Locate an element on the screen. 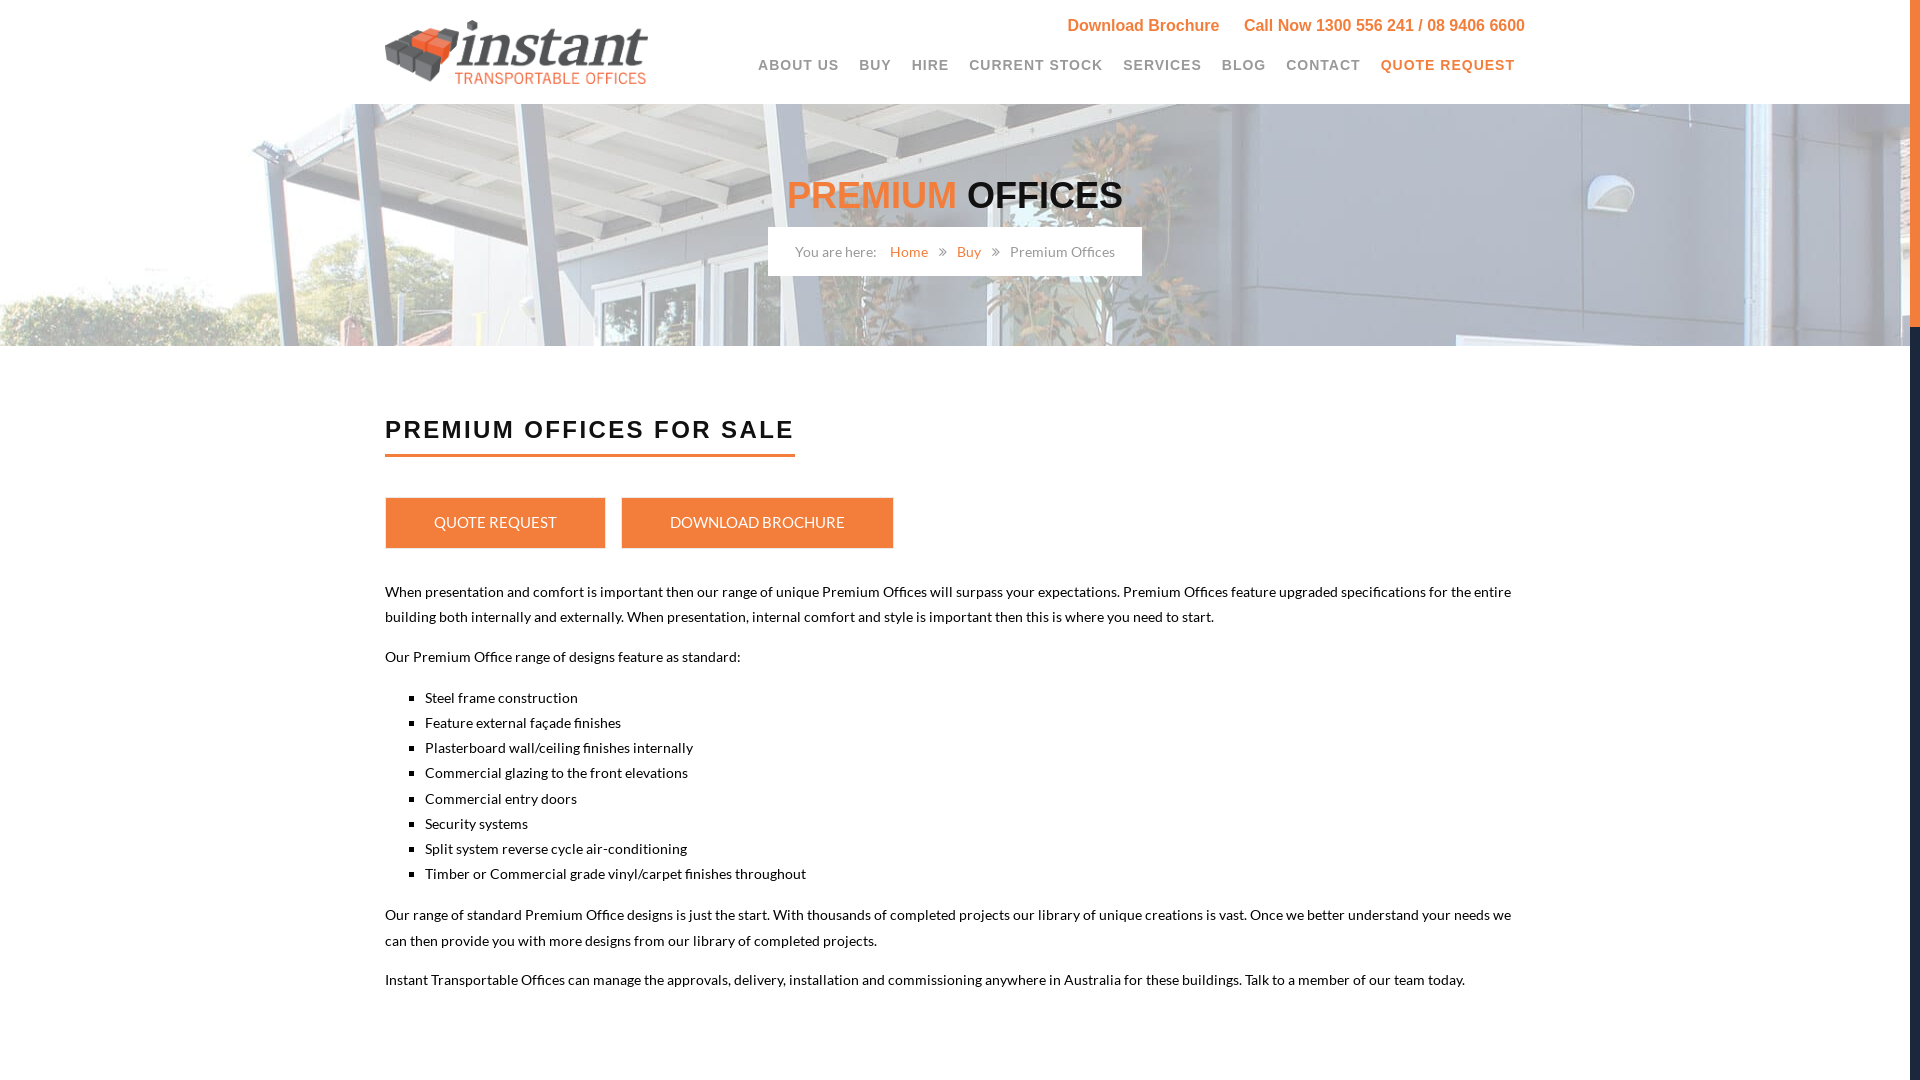 Image resolution: width=1920 pixels, height=1080 pixels. 'BLOG' is located at coordinates (1242, 64).